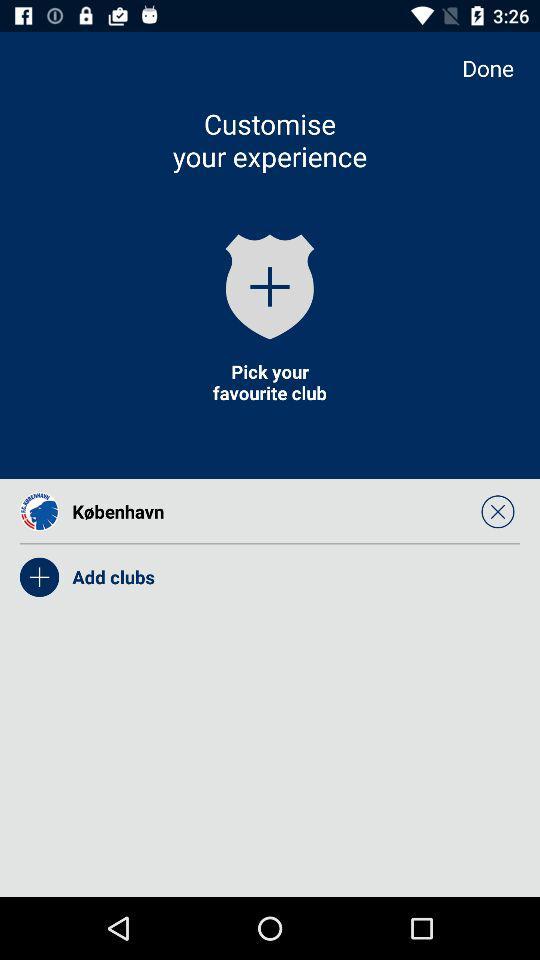 The height and width of the screenshot is (960, 540). Describe the element at coordinates (270, 381) in the screenshot. I see `the pick your favourite` at that location.